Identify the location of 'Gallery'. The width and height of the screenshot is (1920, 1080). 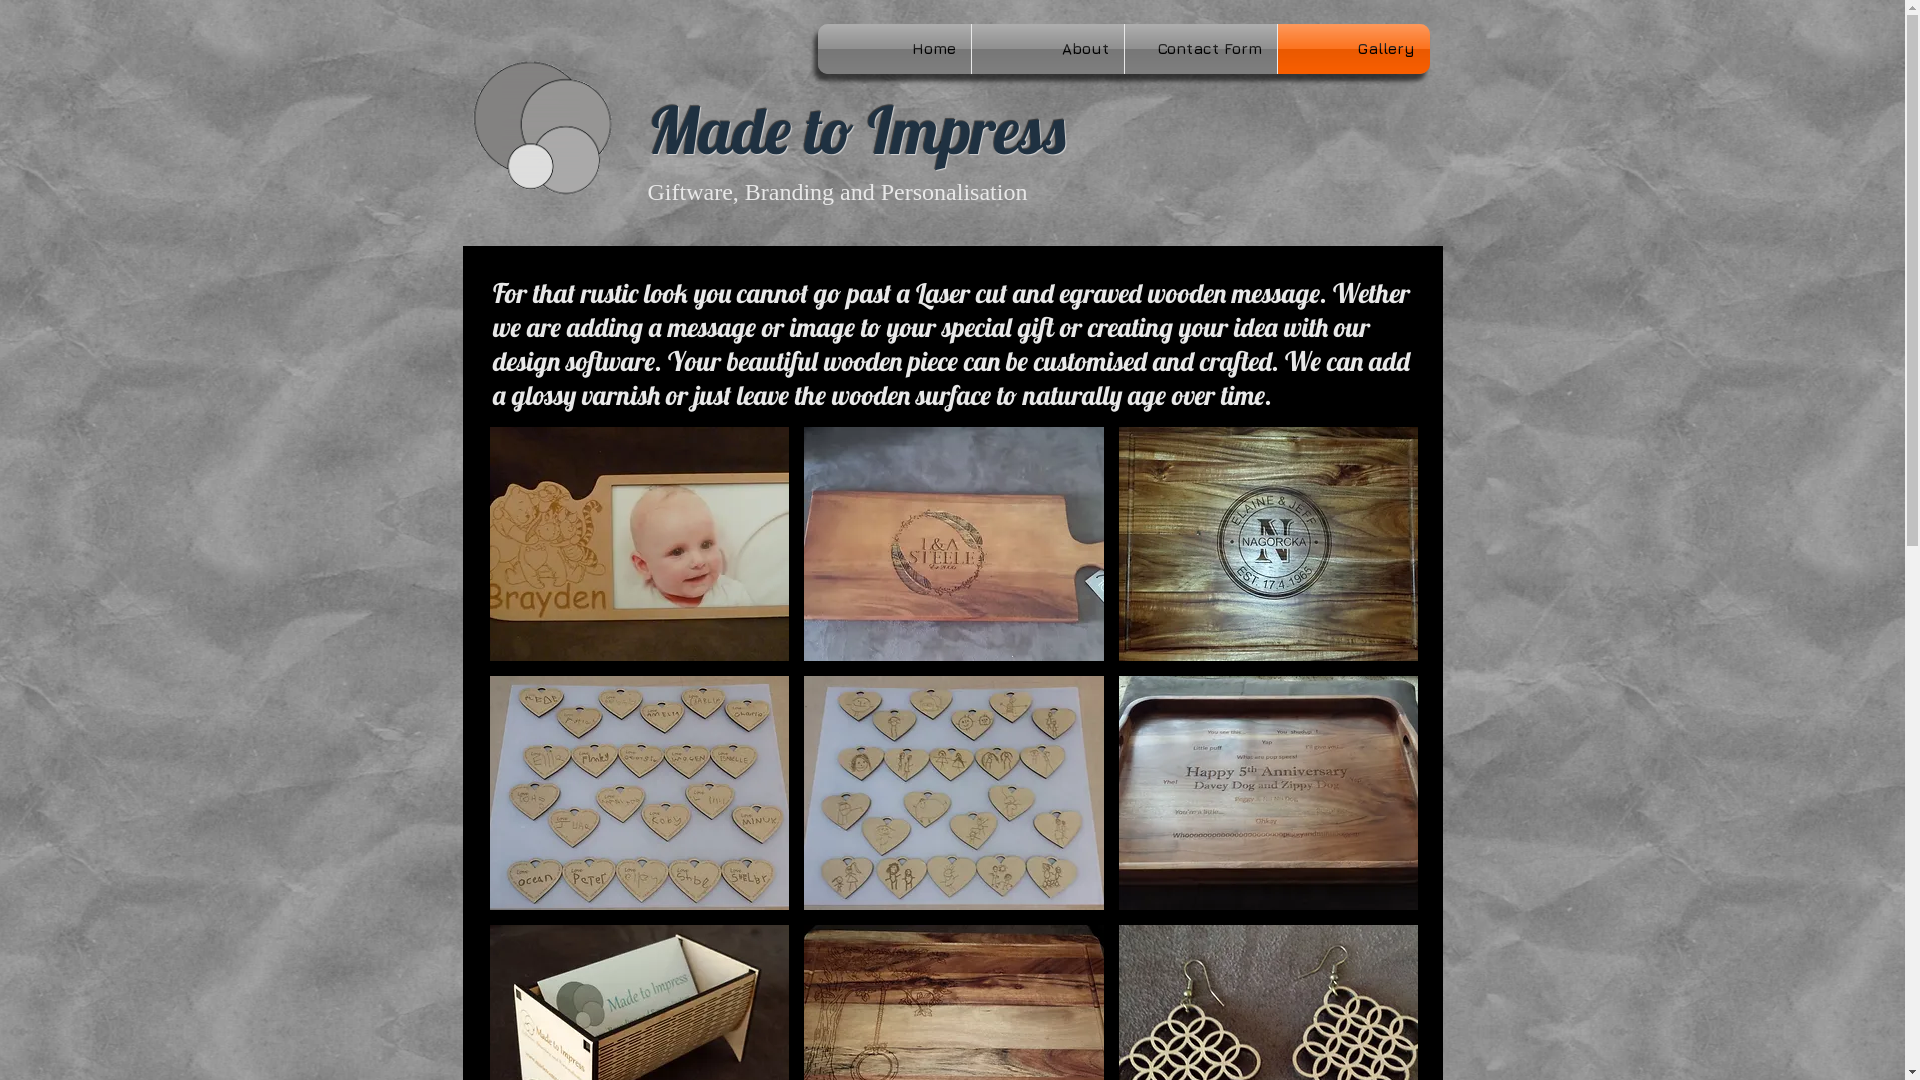
(1353, 48).